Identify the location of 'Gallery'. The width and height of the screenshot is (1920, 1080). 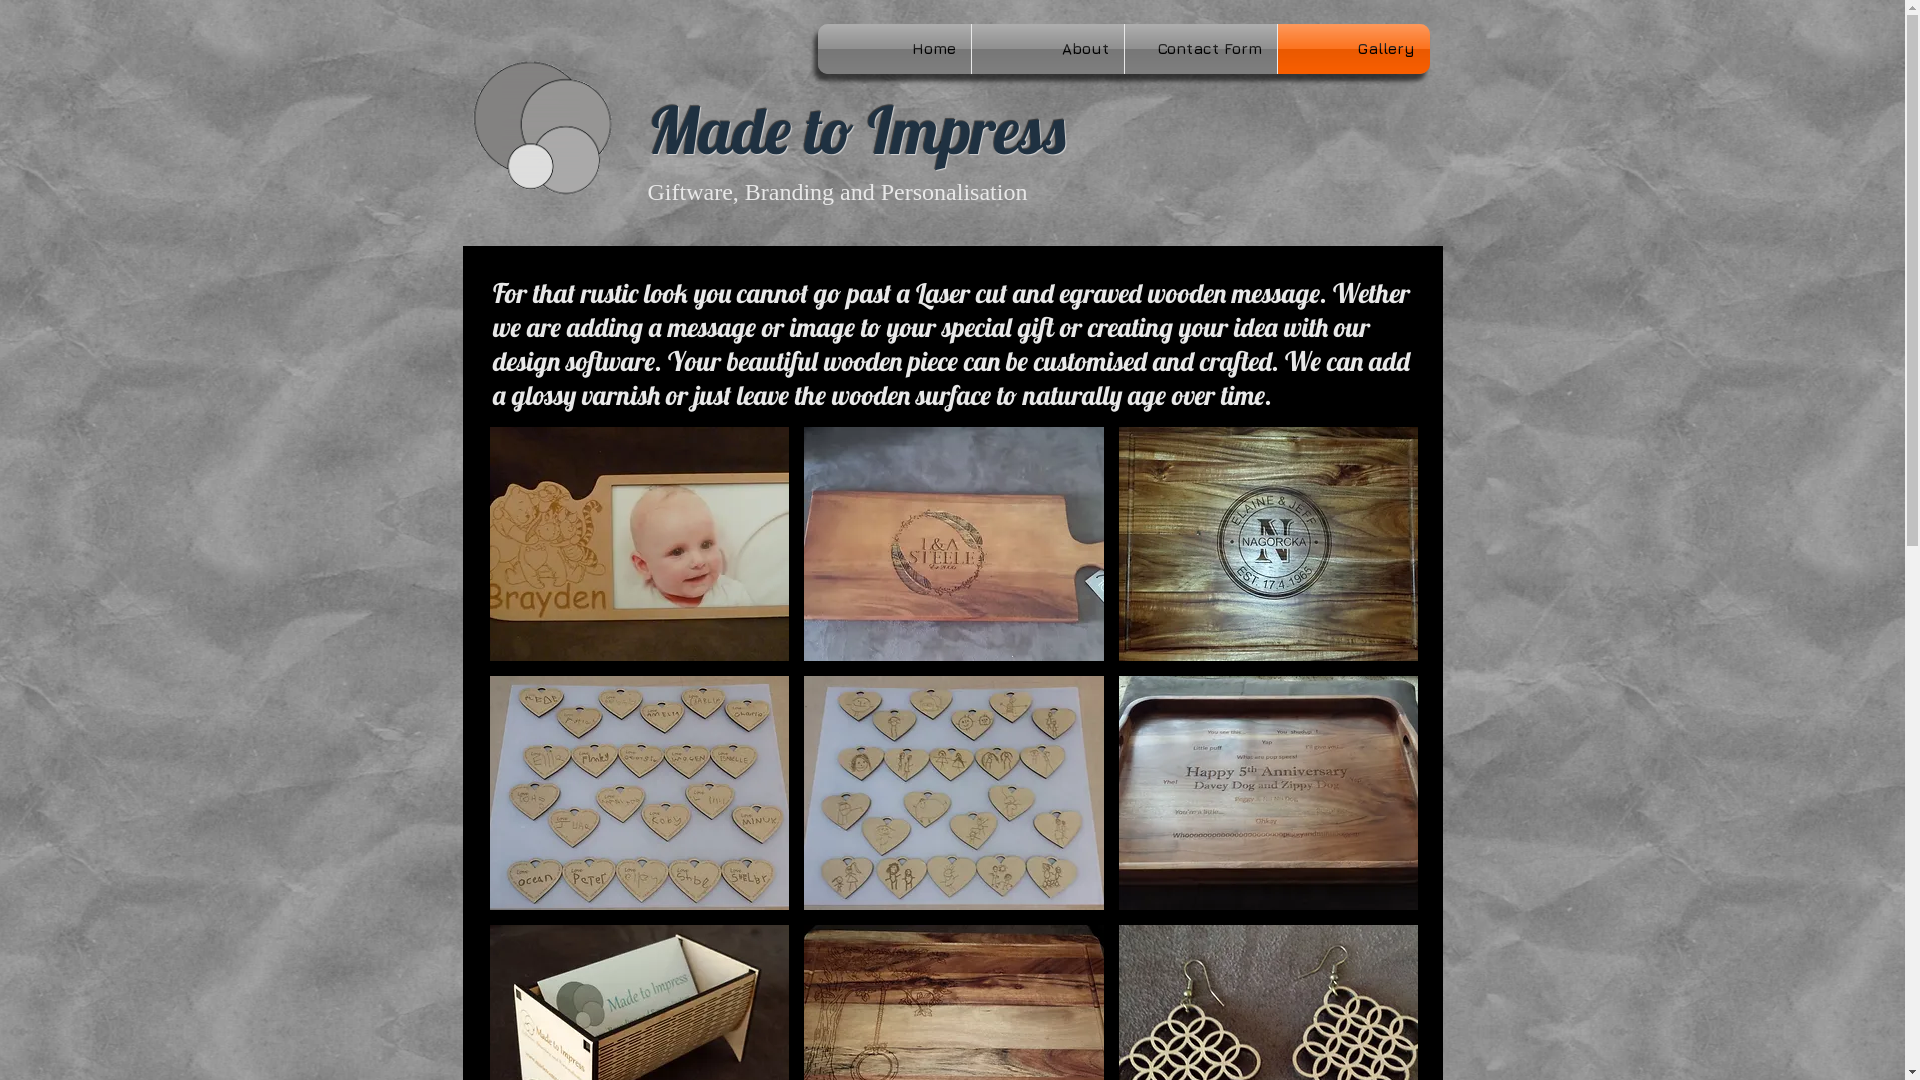
(1353, 48).